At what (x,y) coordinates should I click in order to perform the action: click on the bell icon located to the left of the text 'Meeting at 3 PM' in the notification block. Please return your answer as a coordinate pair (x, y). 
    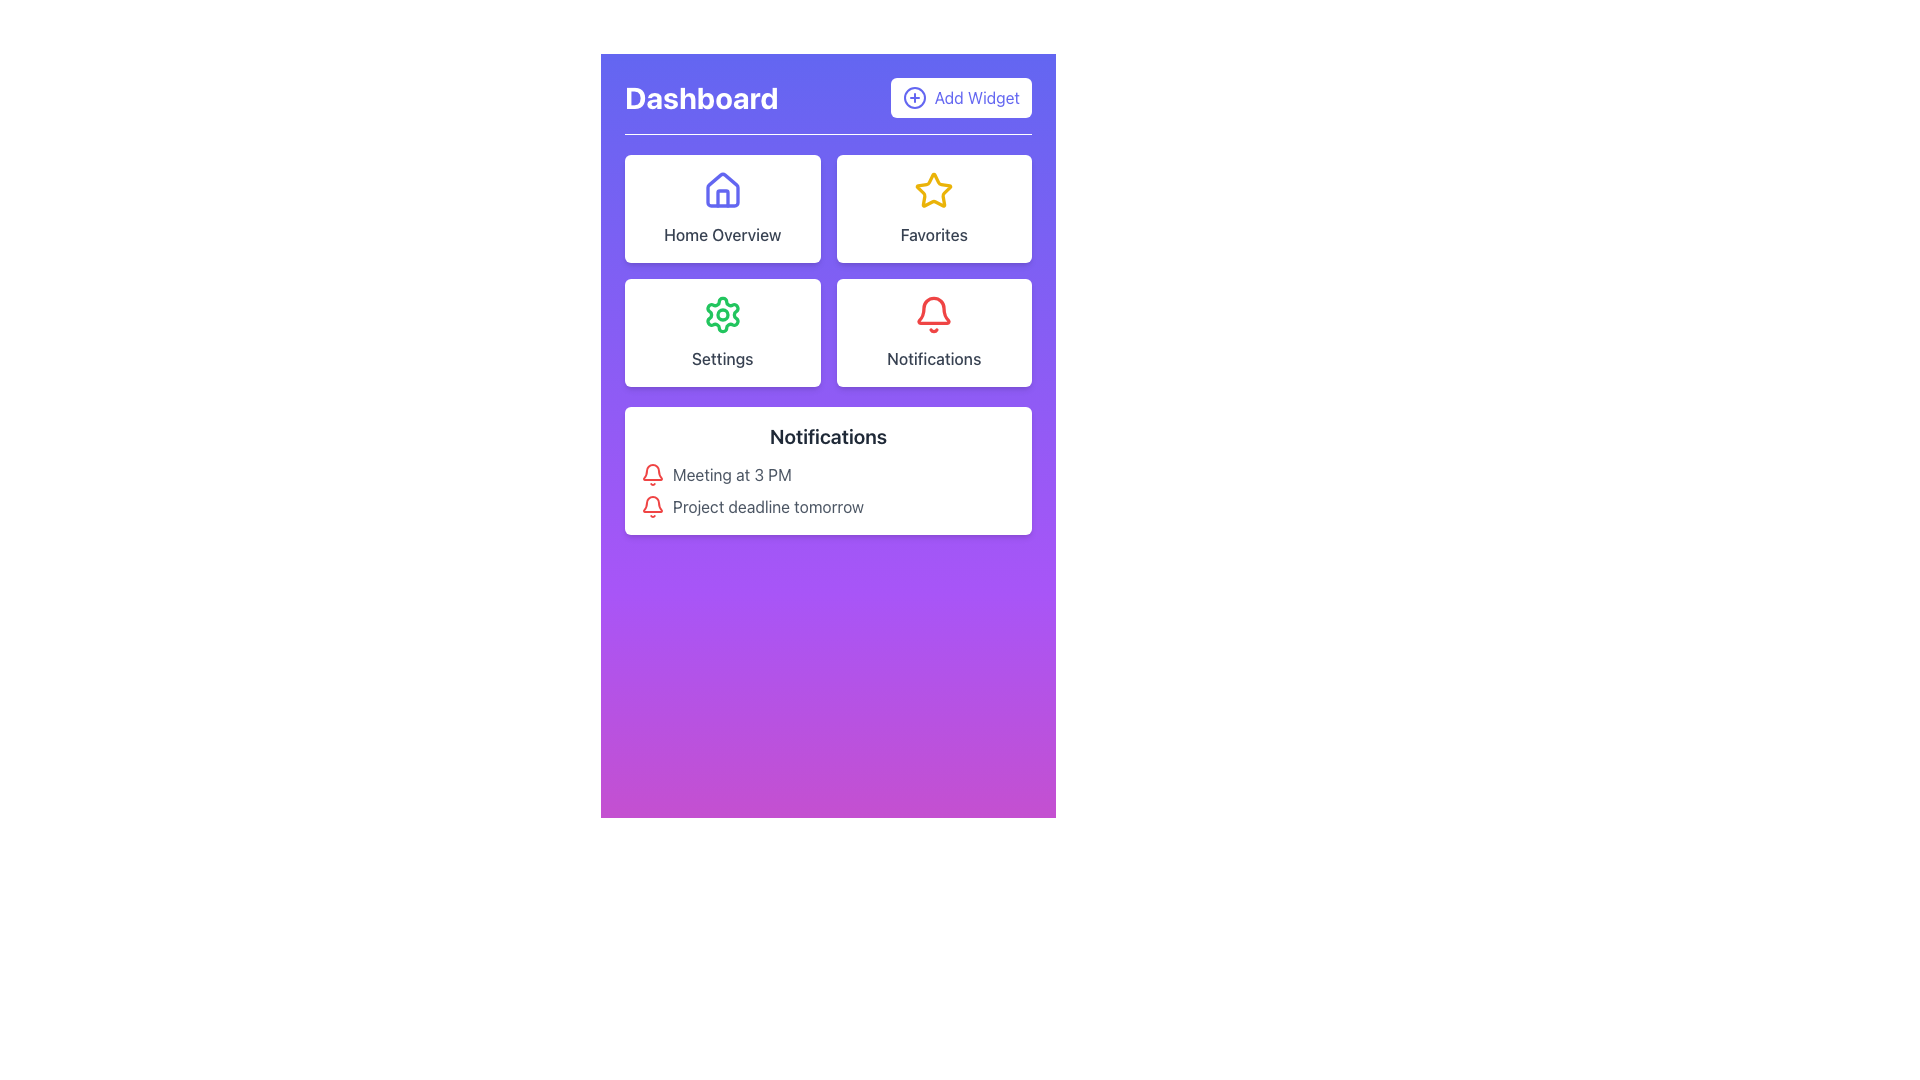
    Looking at the image, I should click on (652, 474).